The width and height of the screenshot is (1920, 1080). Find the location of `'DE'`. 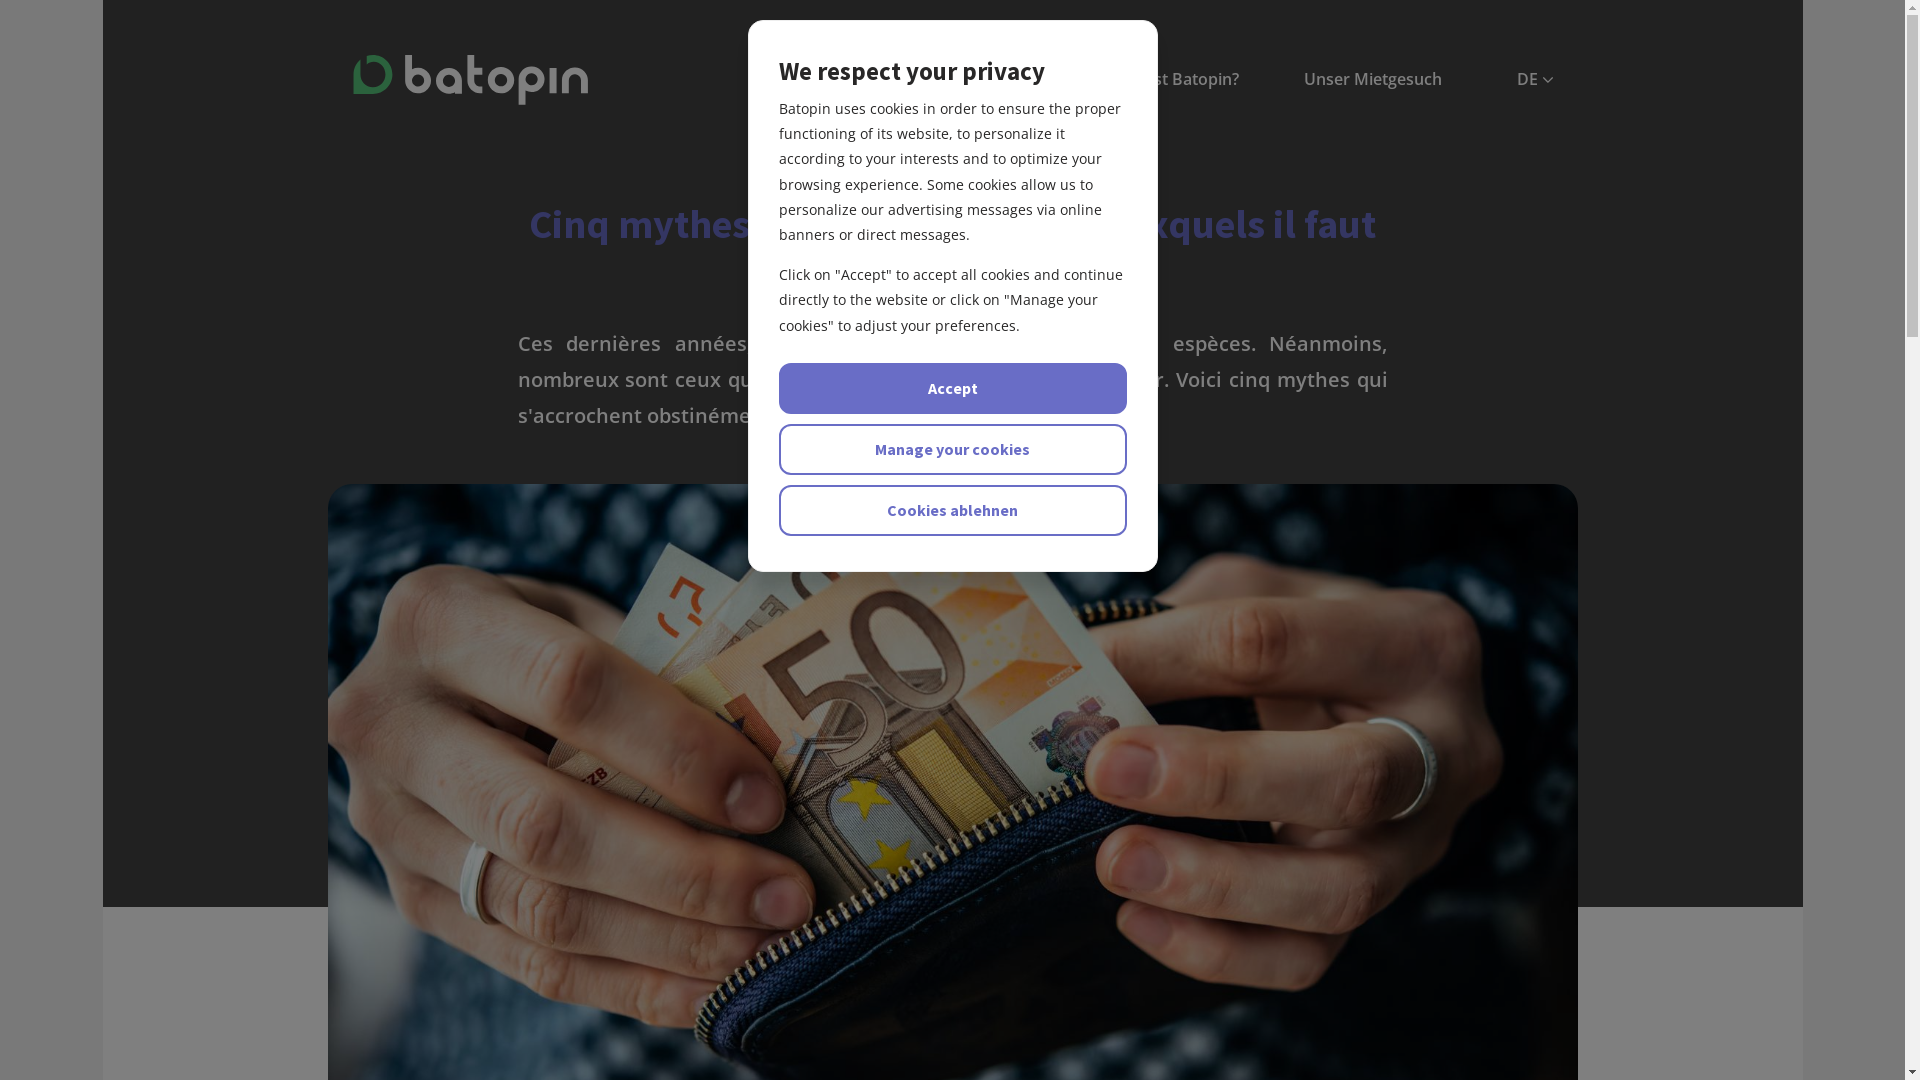

'DE' is located at coordinates (1516, 78).